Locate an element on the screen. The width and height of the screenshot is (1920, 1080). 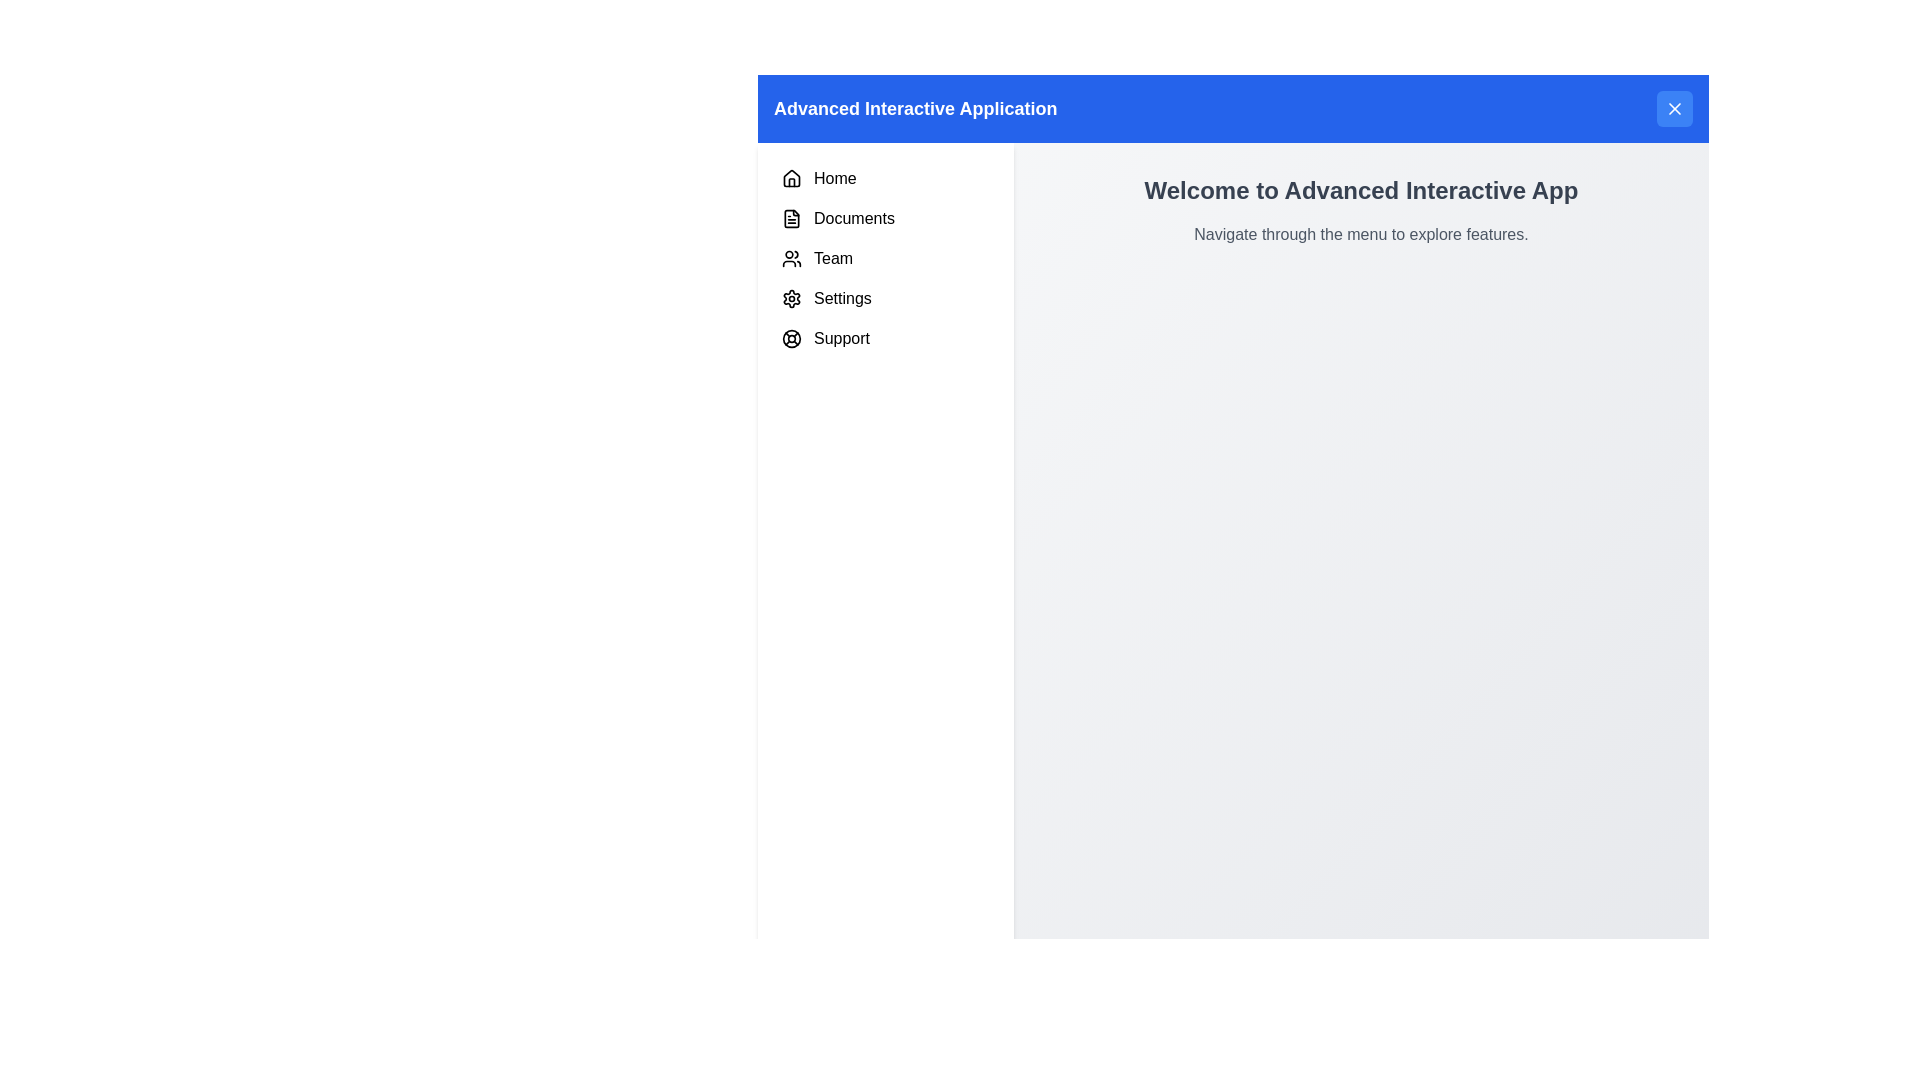
the 'Home' text label in the menu section is located at coordinates (835, 177).